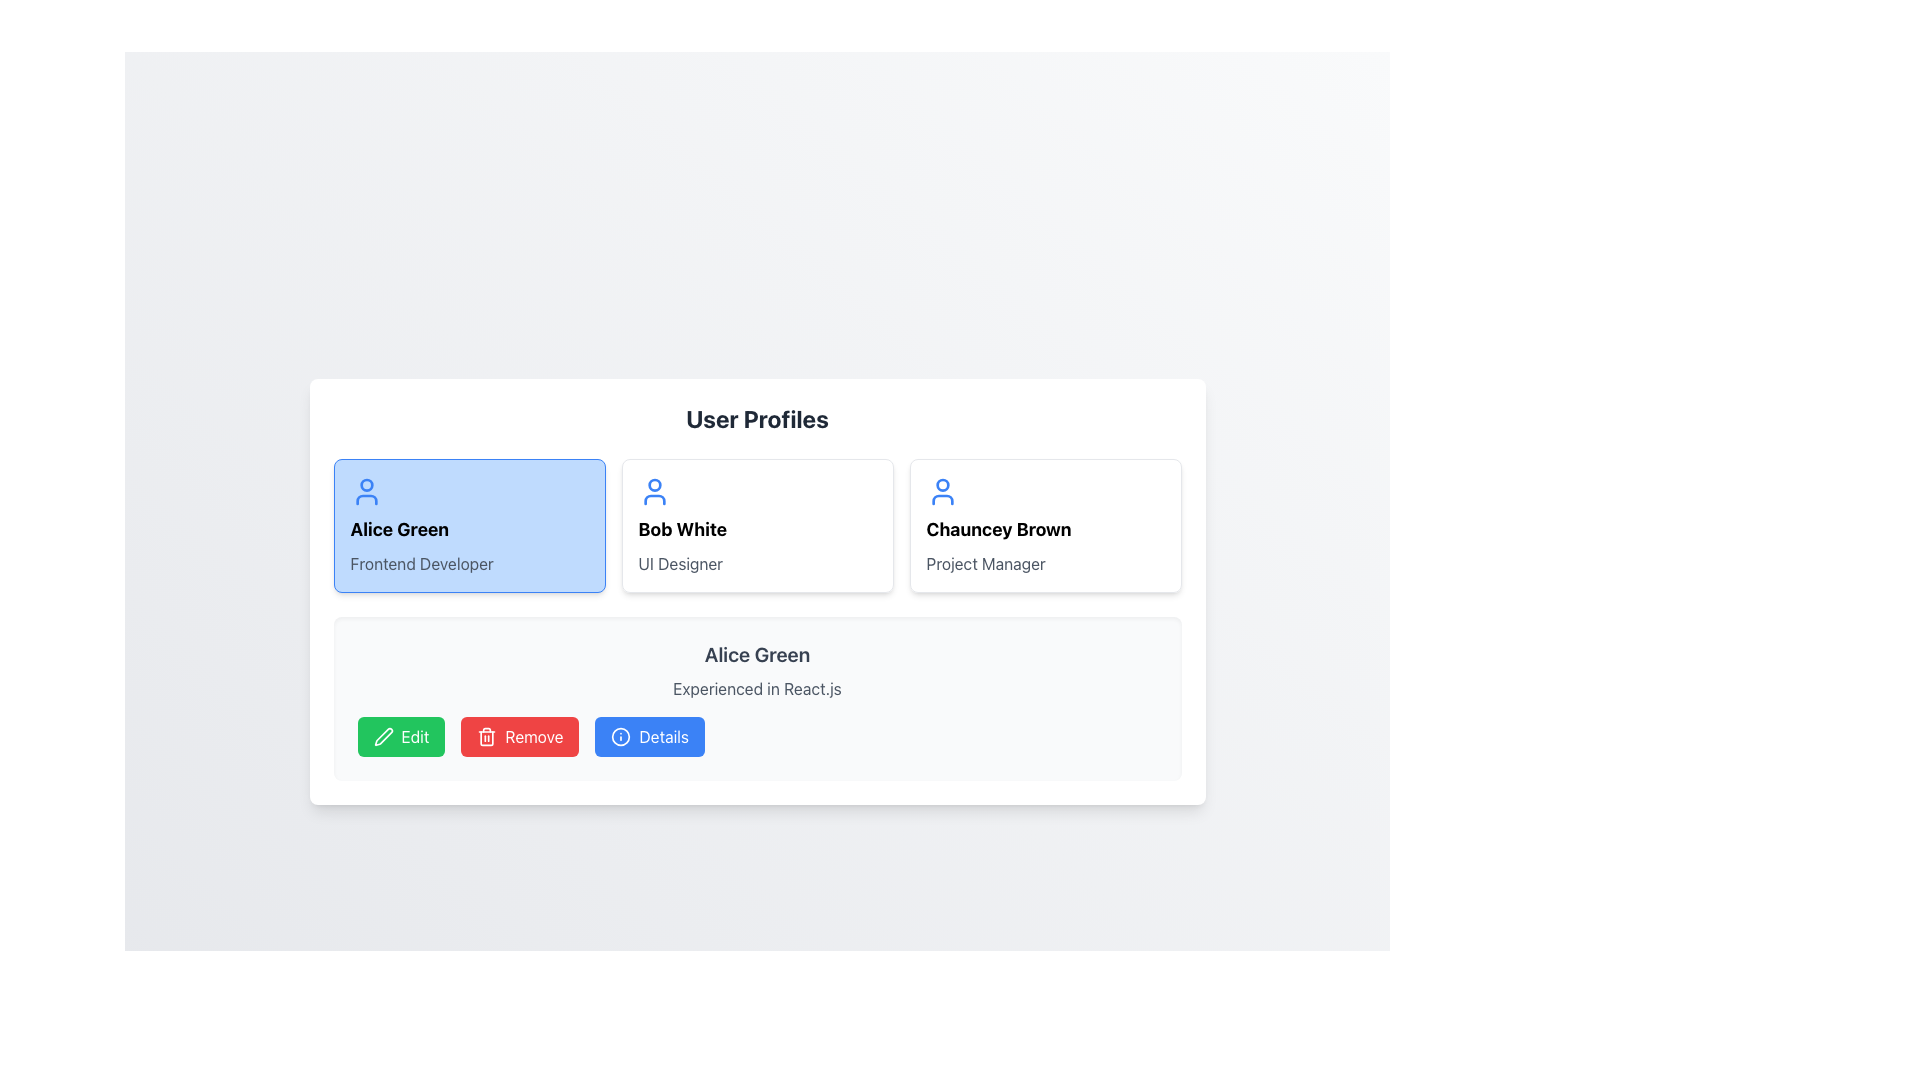  I want to click on the interactive user profile card for 'Alice Green', so click(468, 524).